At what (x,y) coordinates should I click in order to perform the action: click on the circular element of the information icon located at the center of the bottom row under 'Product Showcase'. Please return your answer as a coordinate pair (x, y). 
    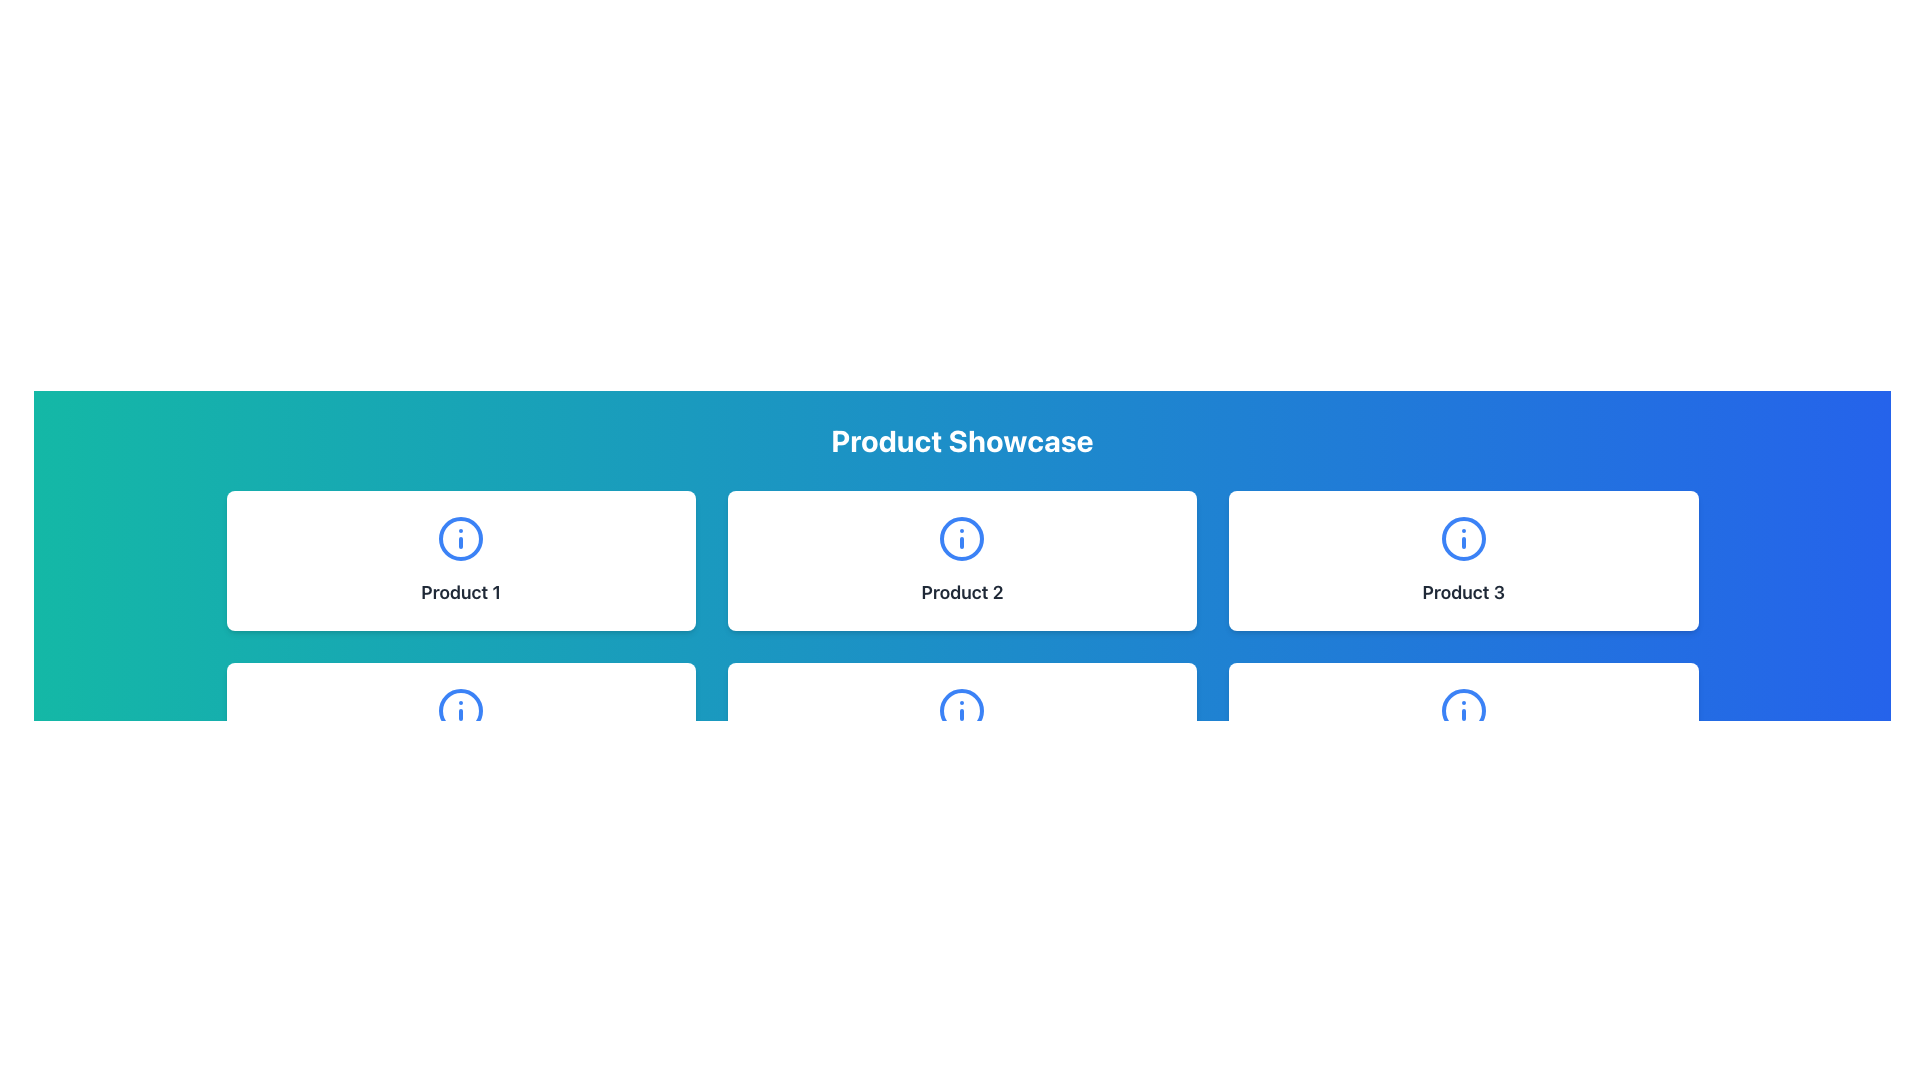
    Looking at the image, I should click on (1463, 709).